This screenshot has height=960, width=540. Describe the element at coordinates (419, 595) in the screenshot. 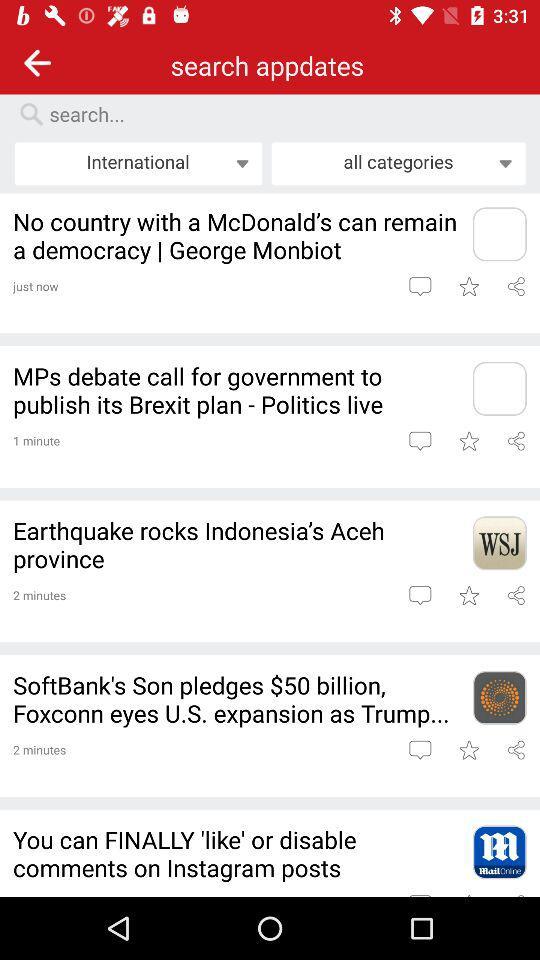

I see `comment on article toggle` at that location.